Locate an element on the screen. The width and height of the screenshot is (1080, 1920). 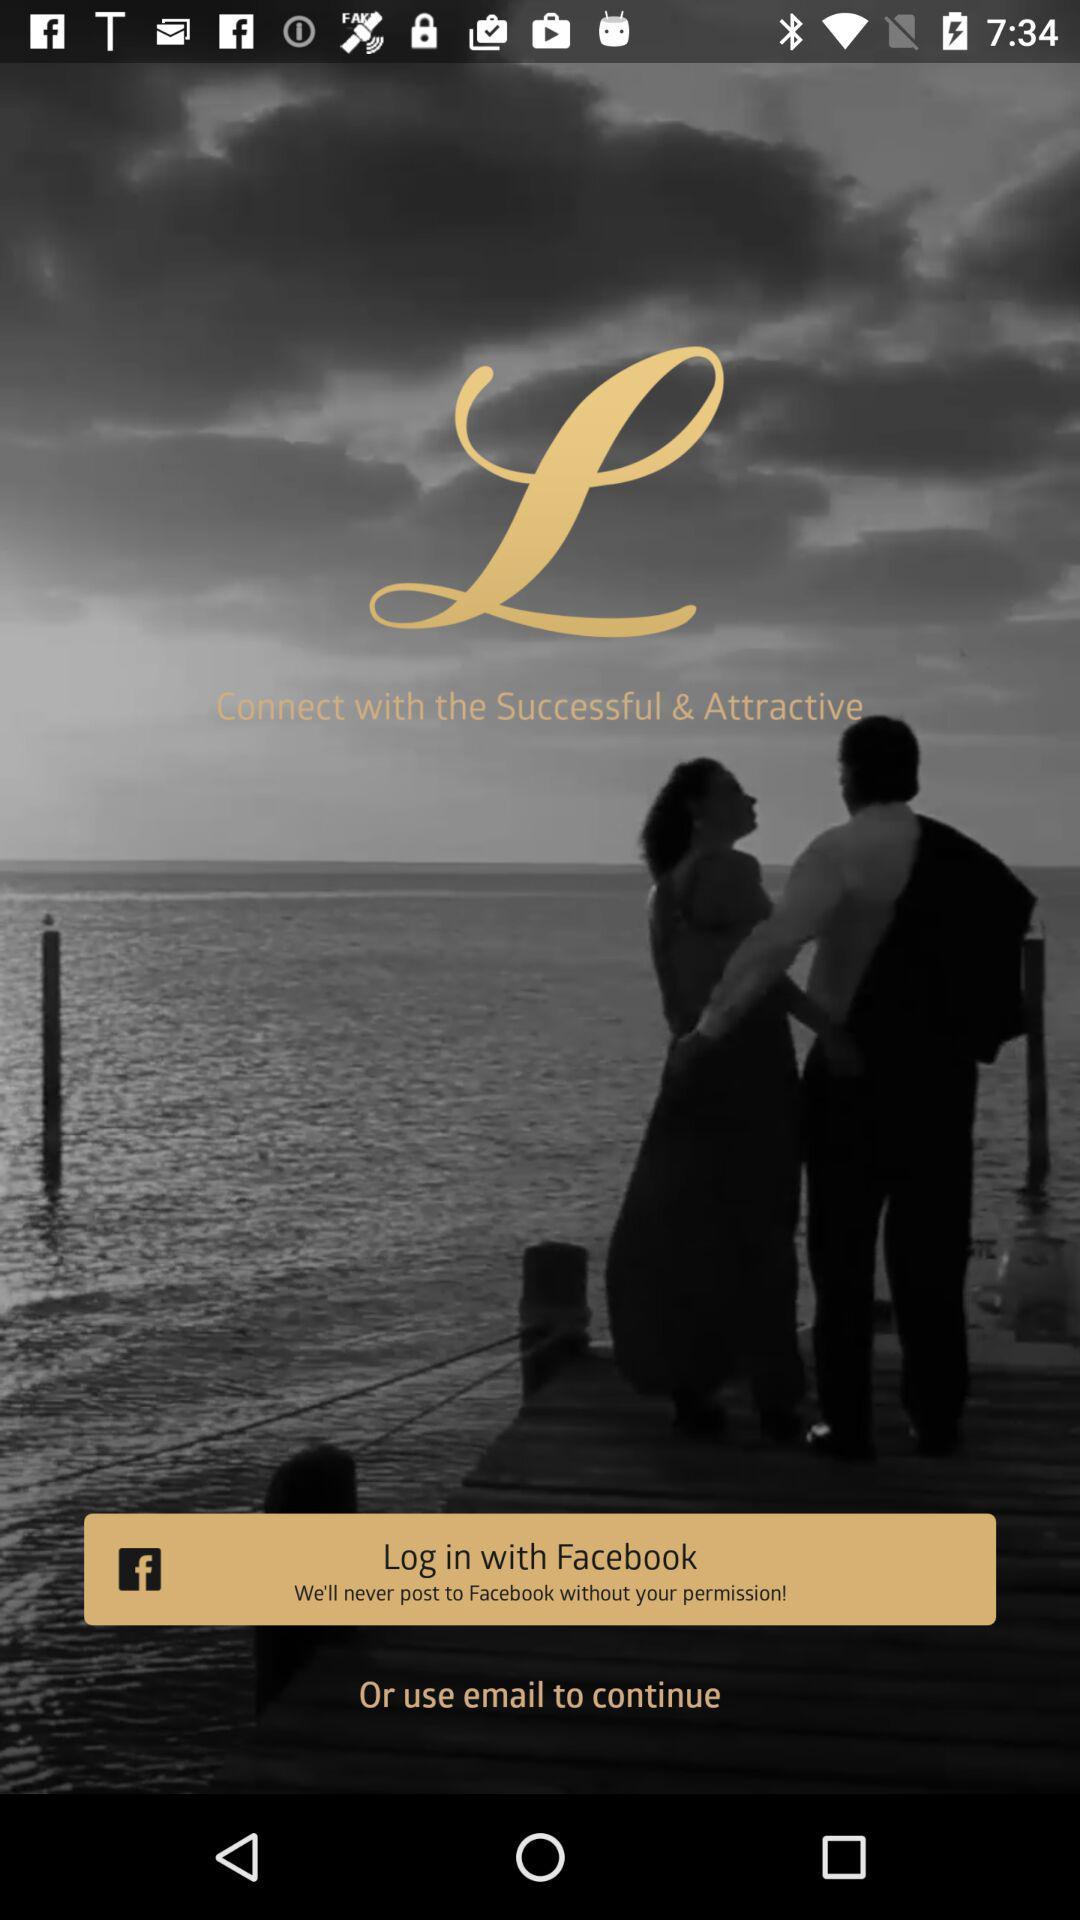
the item below log in with item is located at coordinates (540, 1708).